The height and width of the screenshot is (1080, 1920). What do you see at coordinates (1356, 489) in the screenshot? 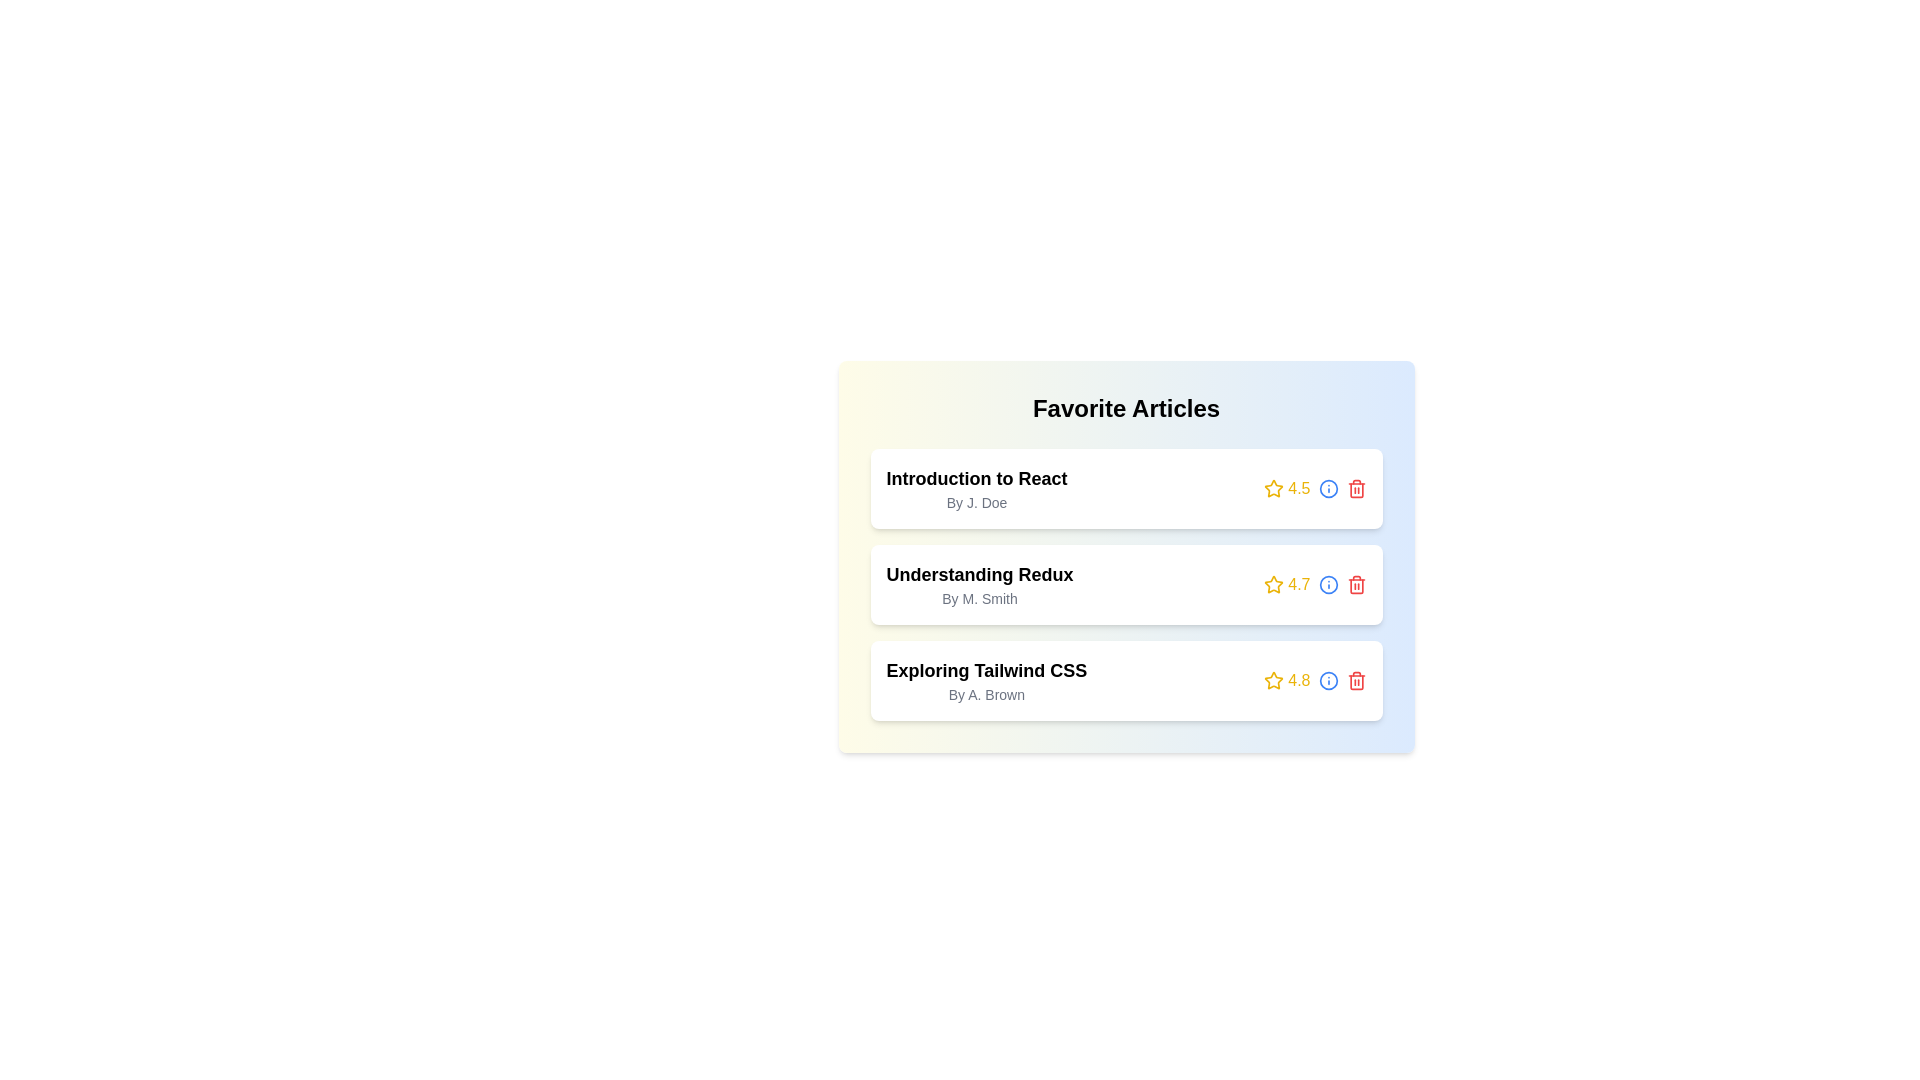
I see `'trash' icon to remove the article titled 'Introduction to React'` at bounding box center [1356, 489].